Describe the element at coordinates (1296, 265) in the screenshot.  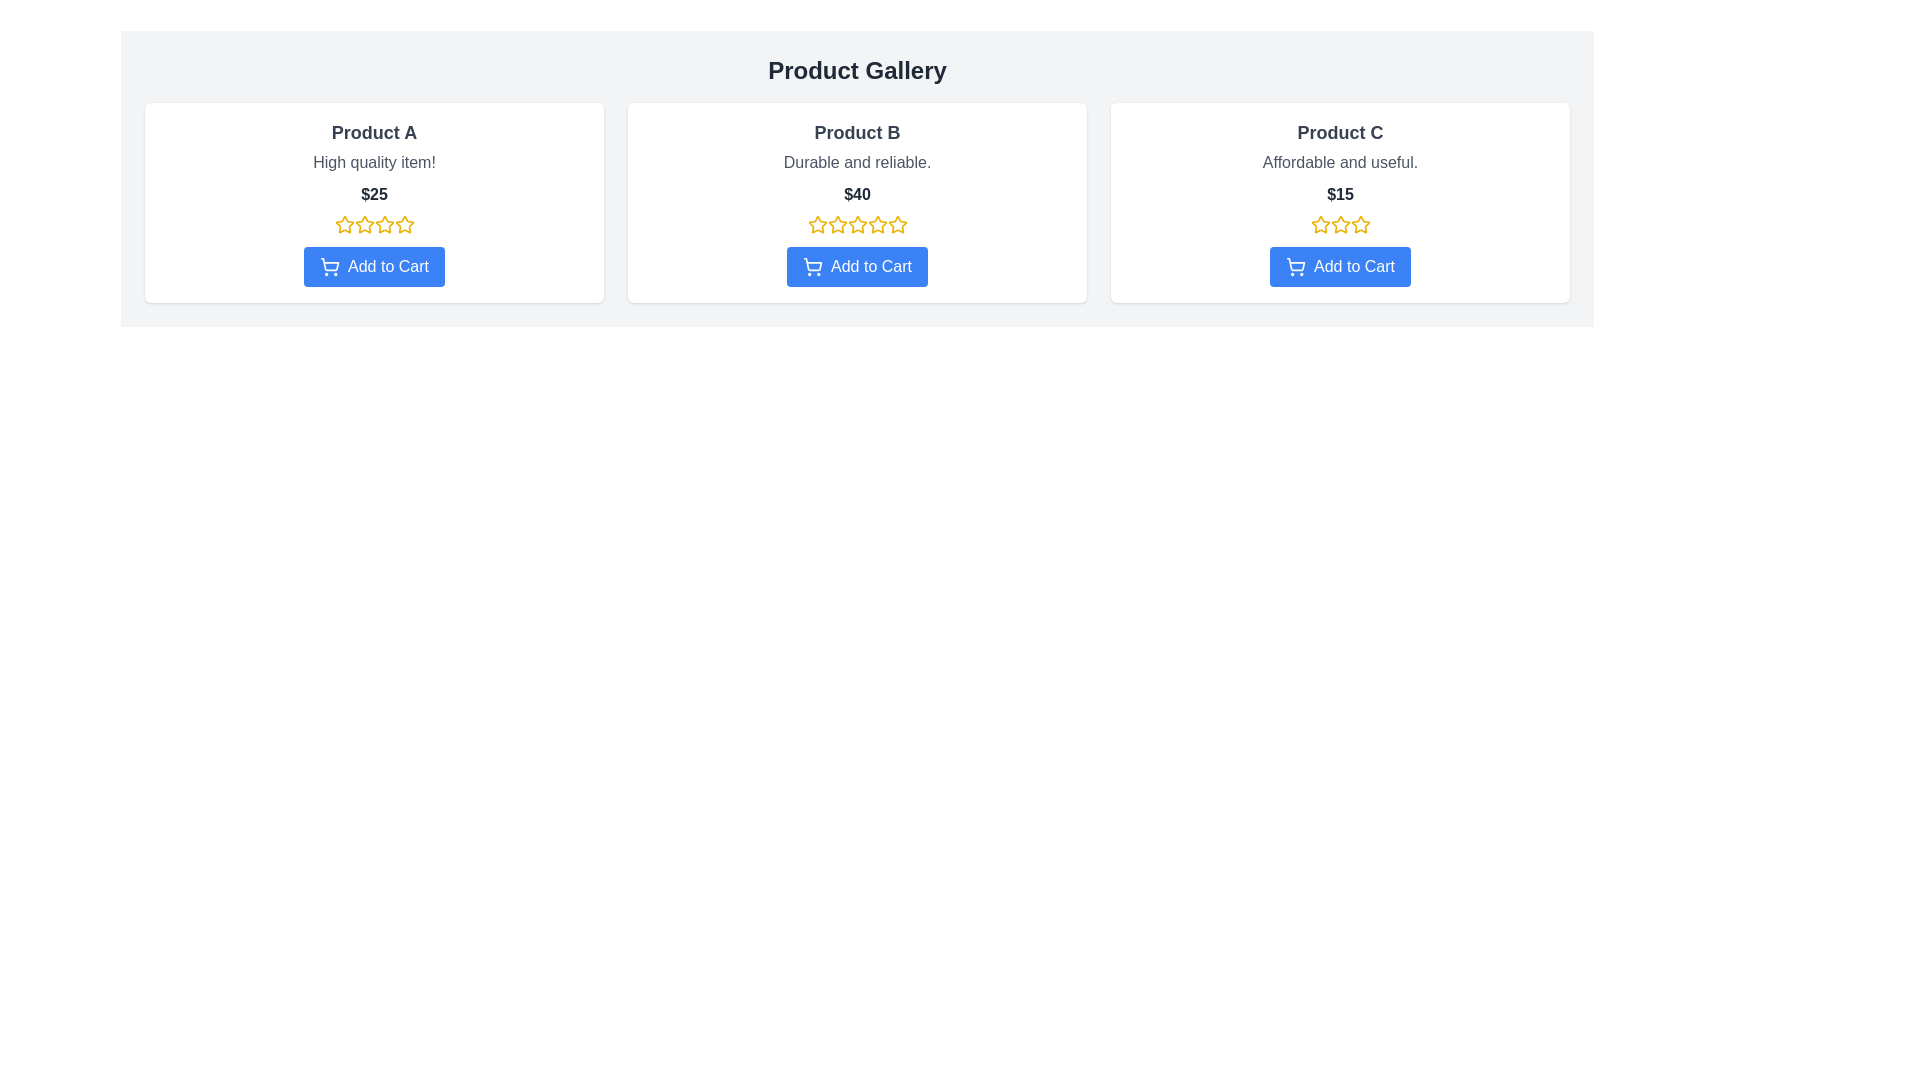
I see `the icon representing the action of adding an item to the shopping cart, located on the left side of the 'Add to Cart' button for Product C` at that location.